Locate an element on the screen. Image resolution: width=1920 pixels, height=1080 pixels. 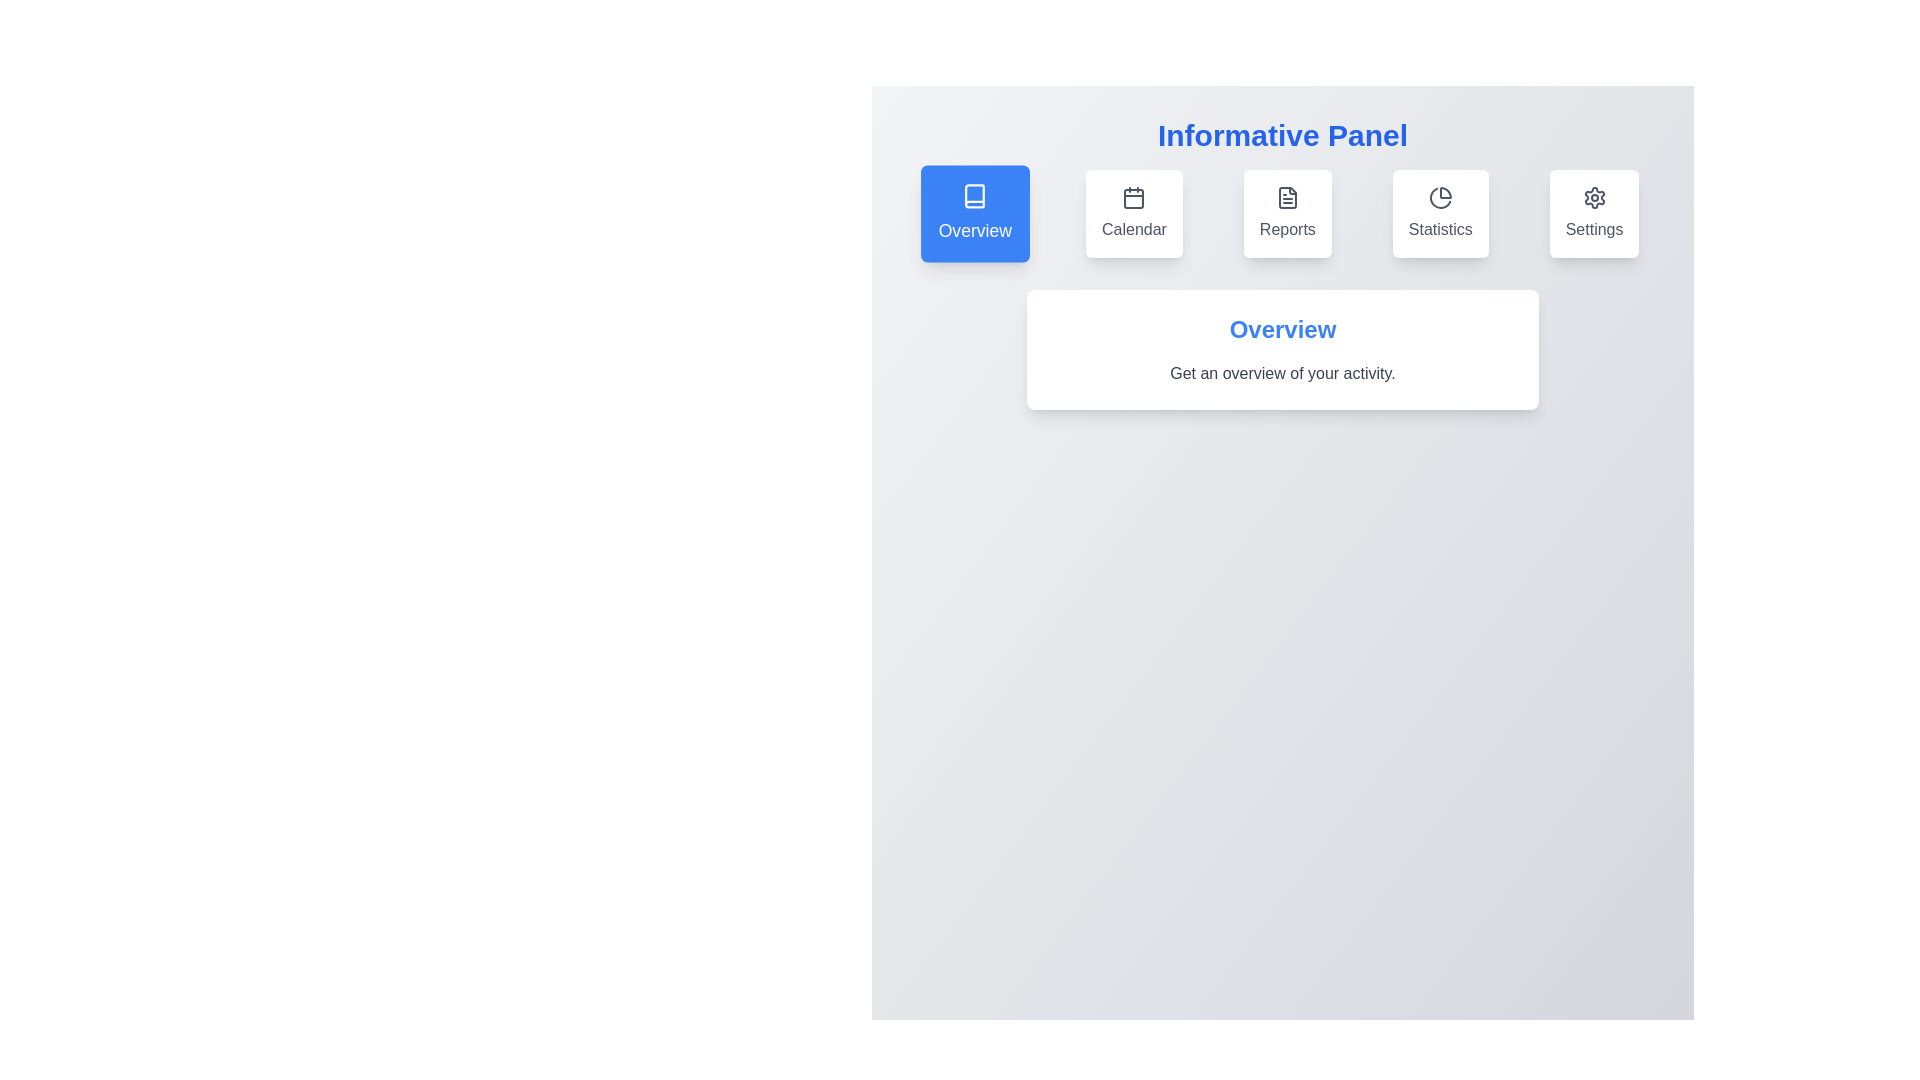
the gear icon representing settings, located in the top-right corner of the interface, above the 'Settings' label is located at coordinates (1592, 197).